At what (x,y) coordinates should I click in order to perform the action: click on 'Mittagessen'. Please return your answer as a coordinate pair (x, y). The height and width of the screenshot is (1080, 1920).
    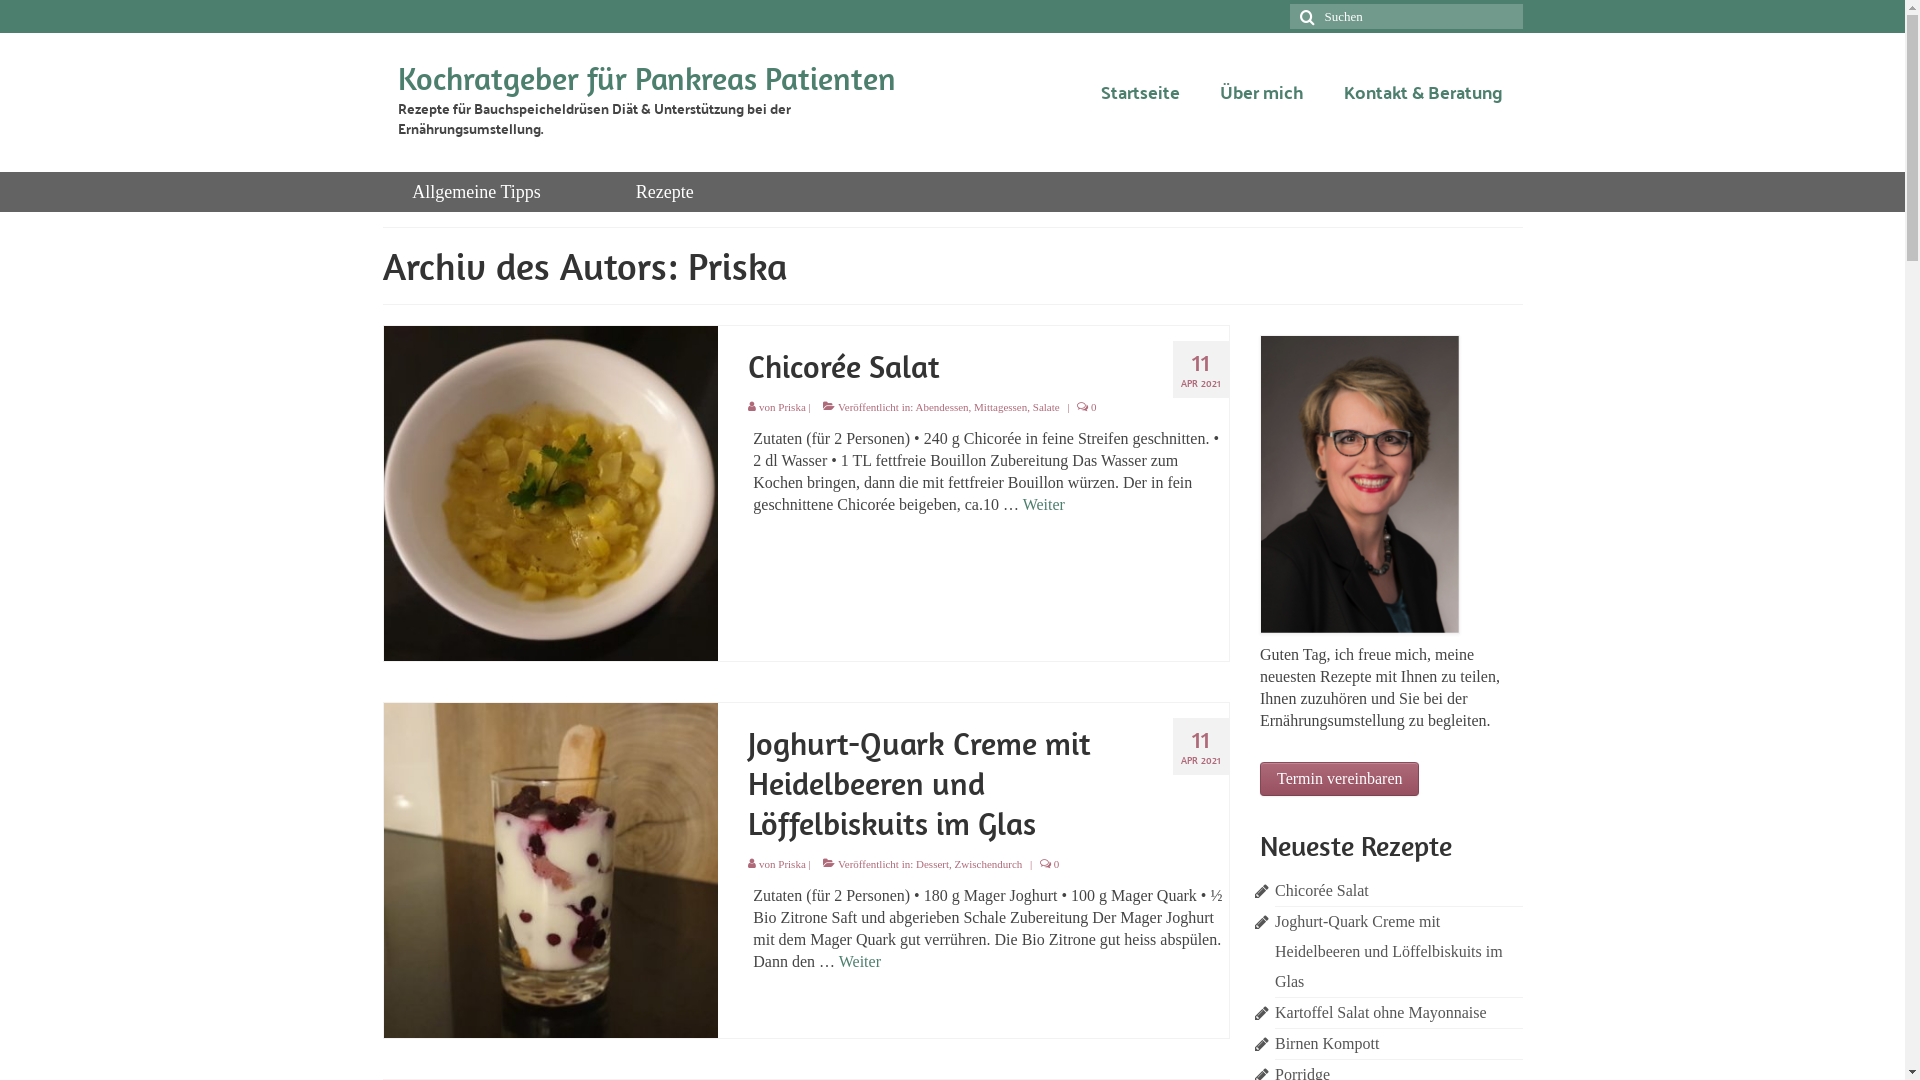
    Looking at the image, I should click on (974, 406).